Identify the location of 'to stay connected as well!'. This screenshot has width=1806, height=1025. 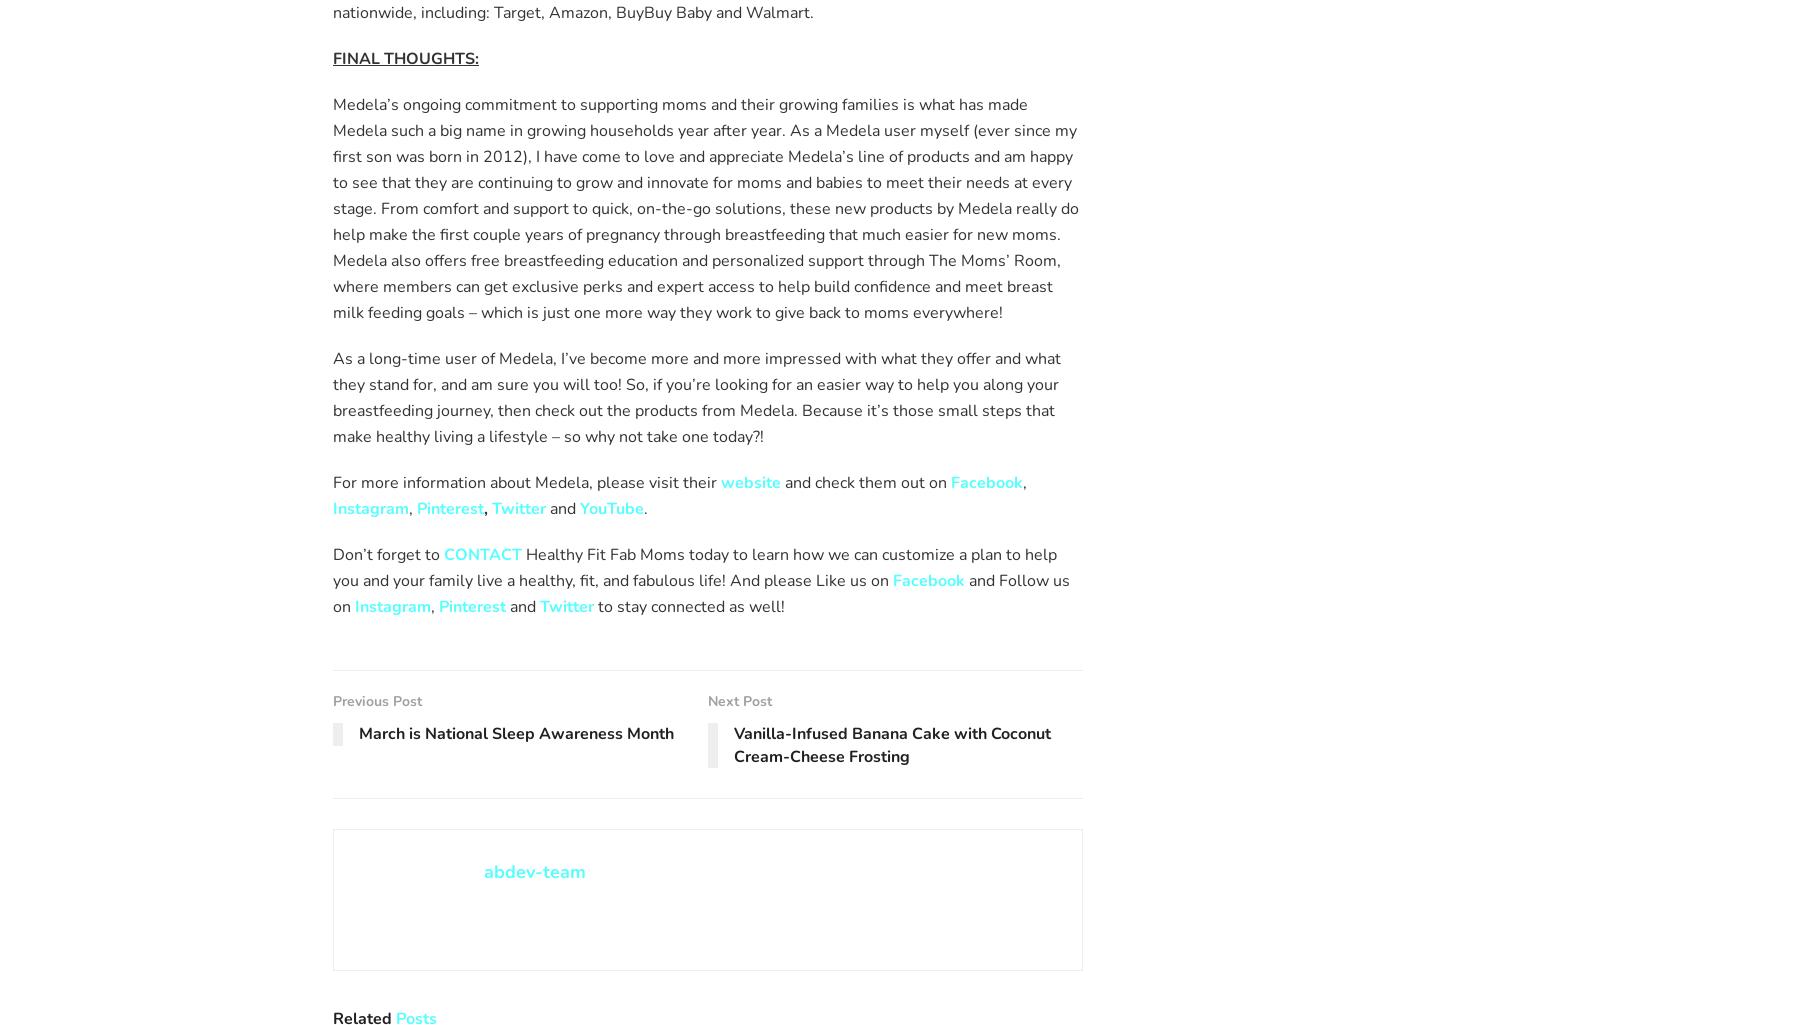
(688, 605).